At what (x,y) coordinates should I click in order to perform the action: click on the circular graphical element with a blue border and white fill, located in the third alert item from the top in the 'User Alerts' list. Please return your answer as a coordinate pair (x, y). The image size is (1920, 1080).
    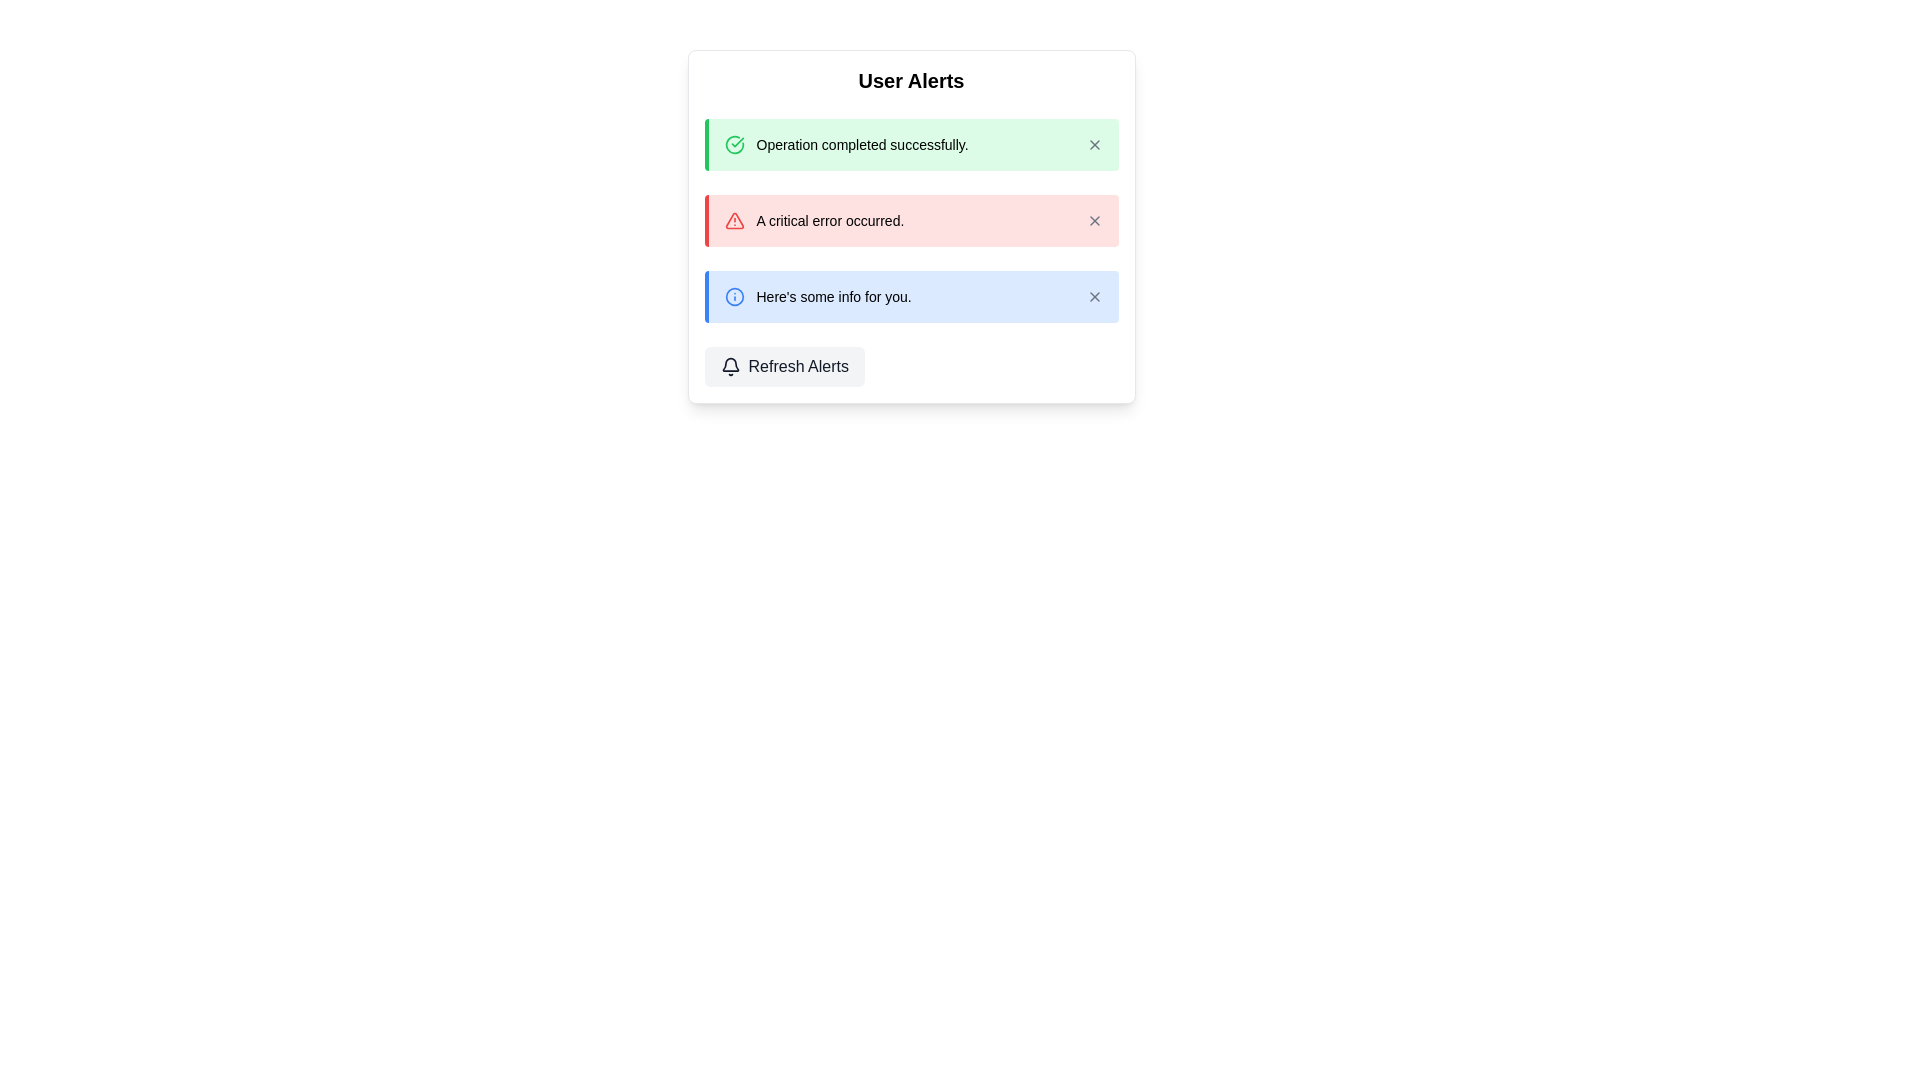
    Looking at the image, I should click on (733, 297).